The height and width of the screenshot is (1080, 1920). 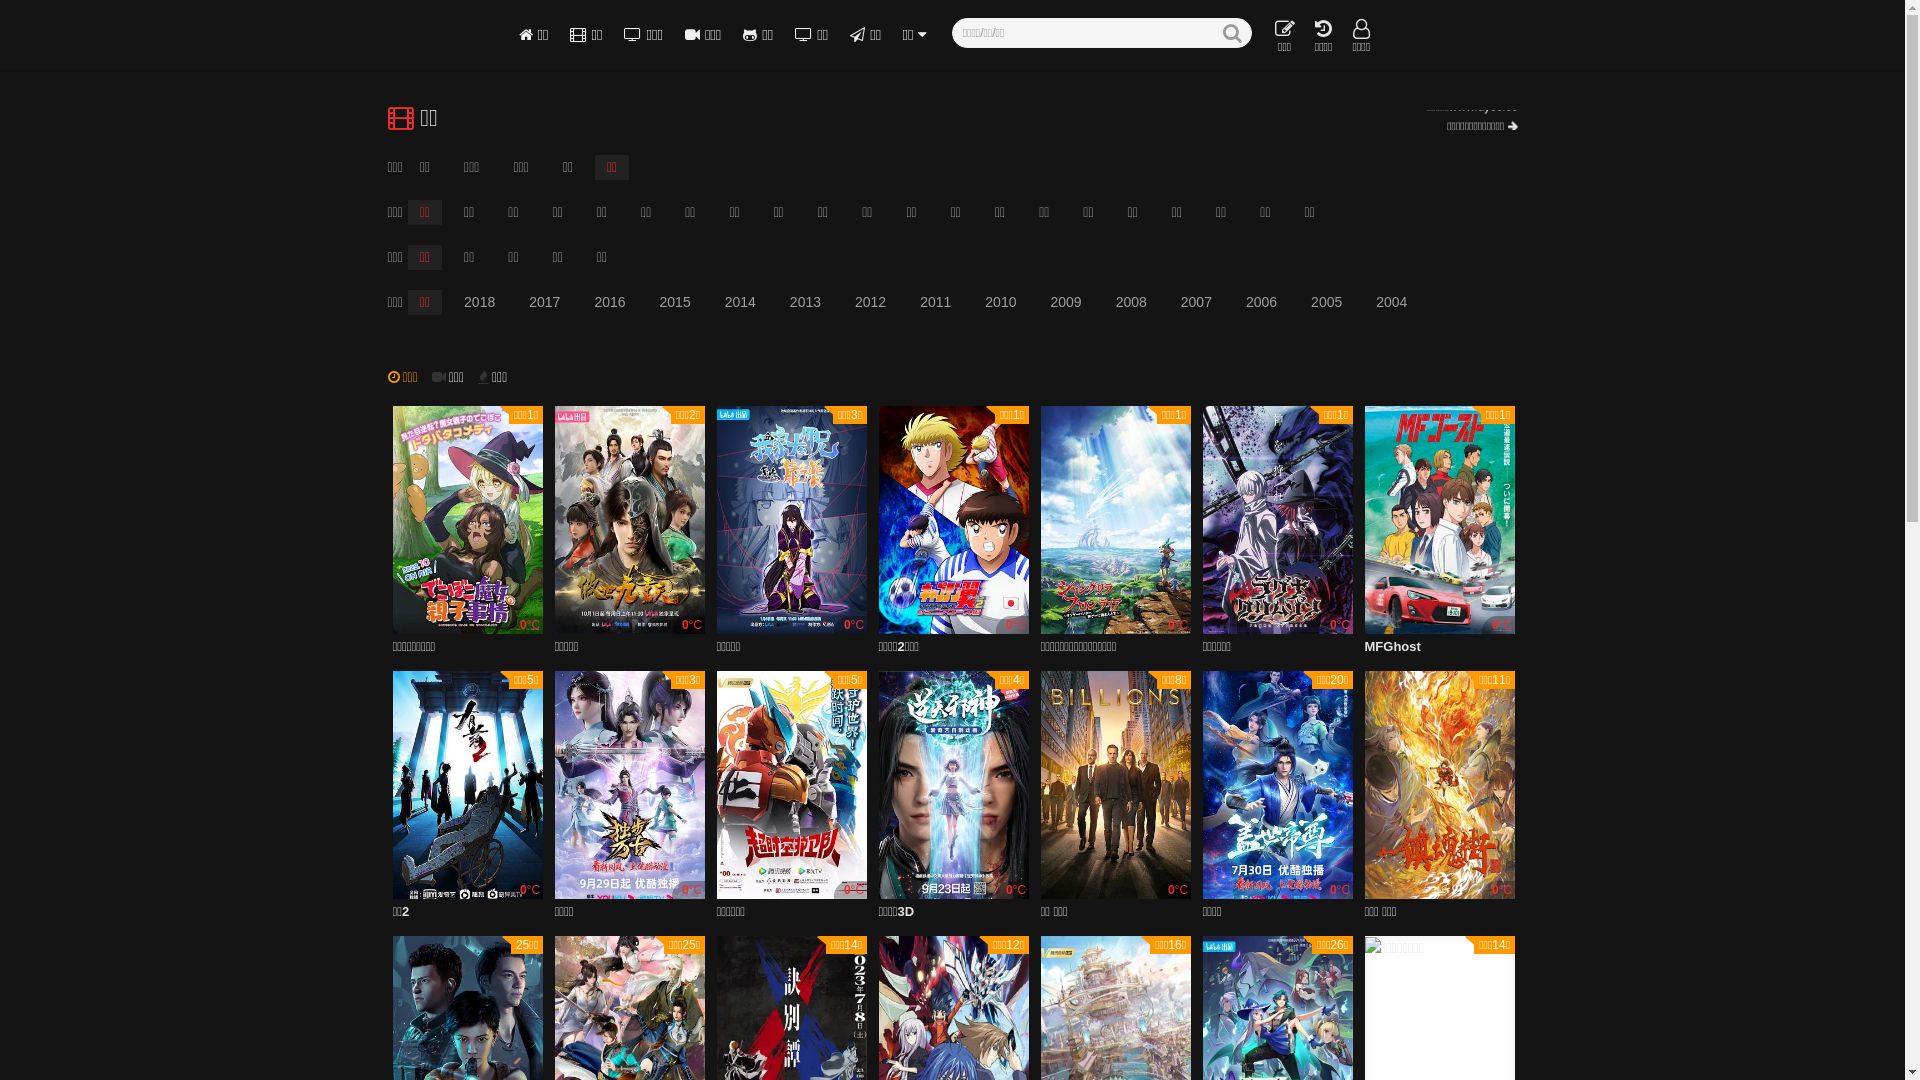 I want to click on '2014', so click(x=739, y=302).